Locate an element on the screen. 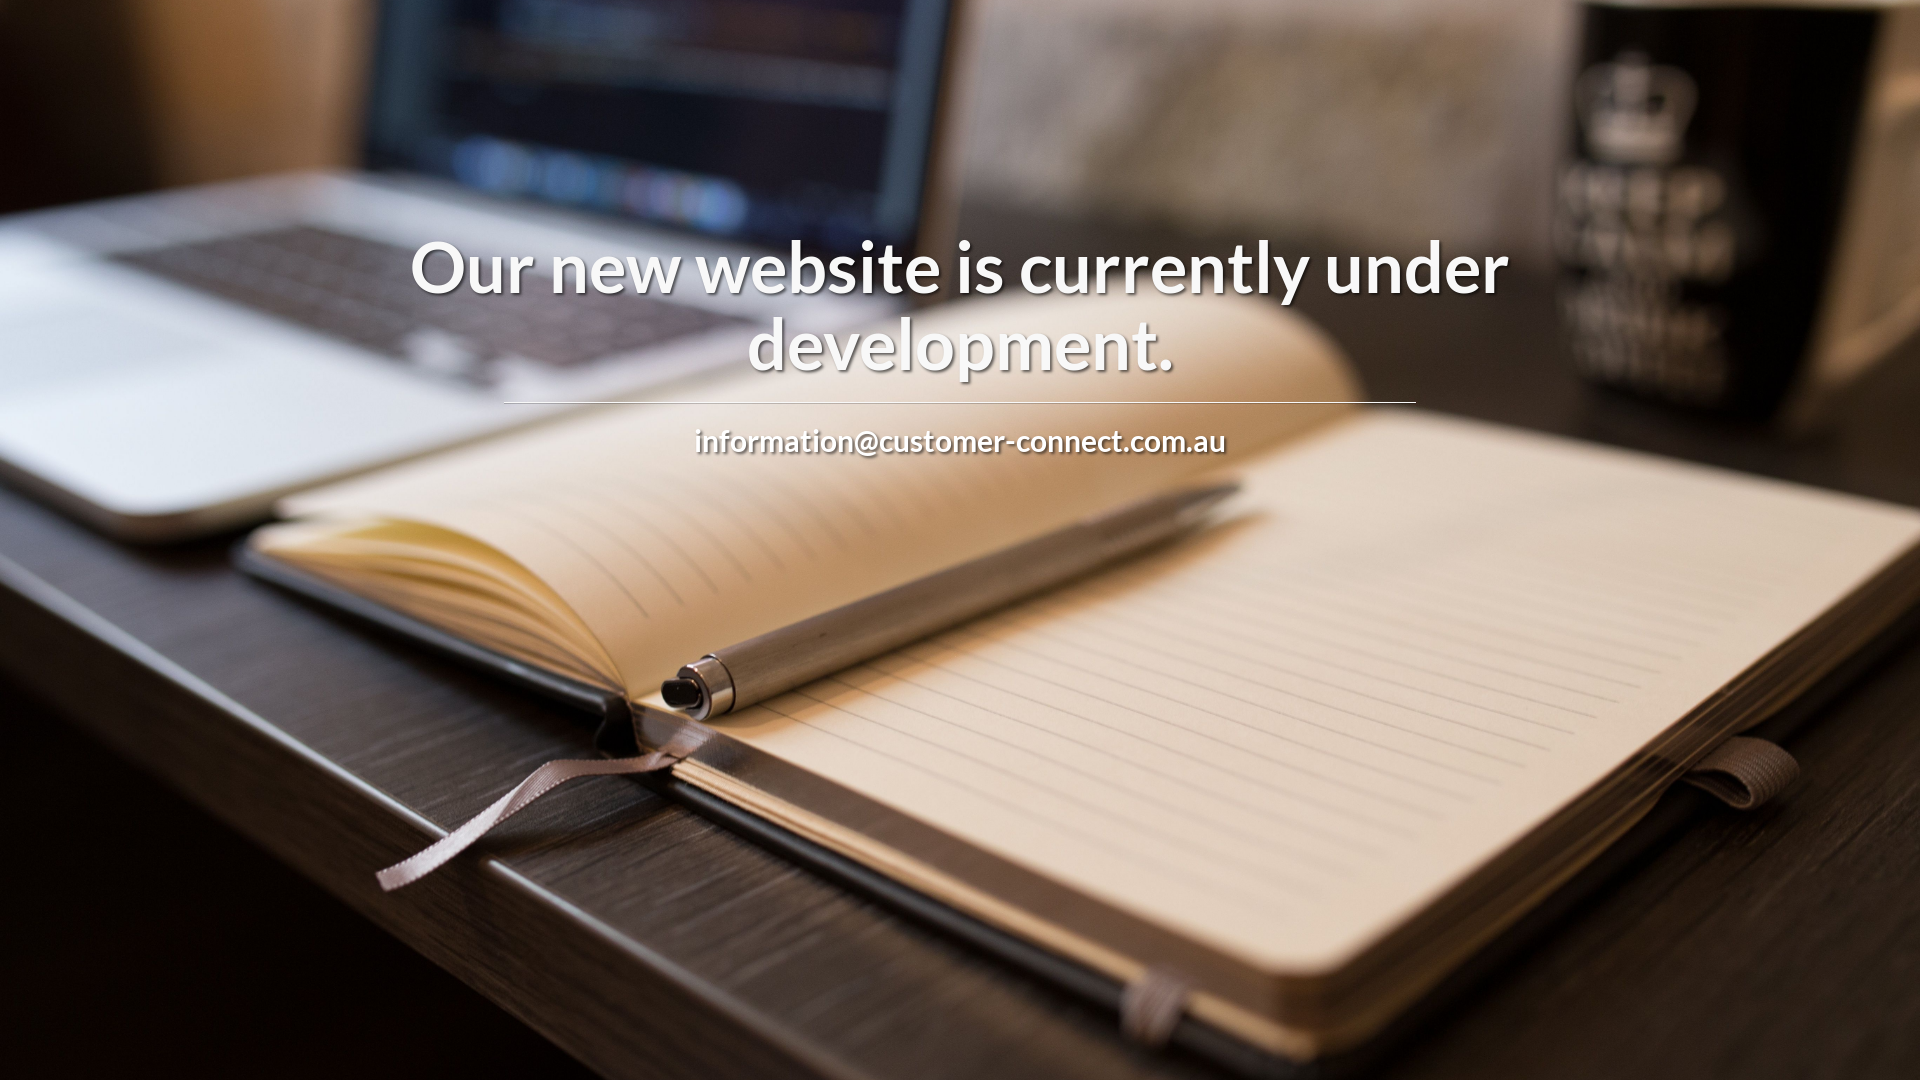 The height and width of the screenshot is (1080, 1920). 'information@customer-connect.com.au' is located at coordinates (960, 438).